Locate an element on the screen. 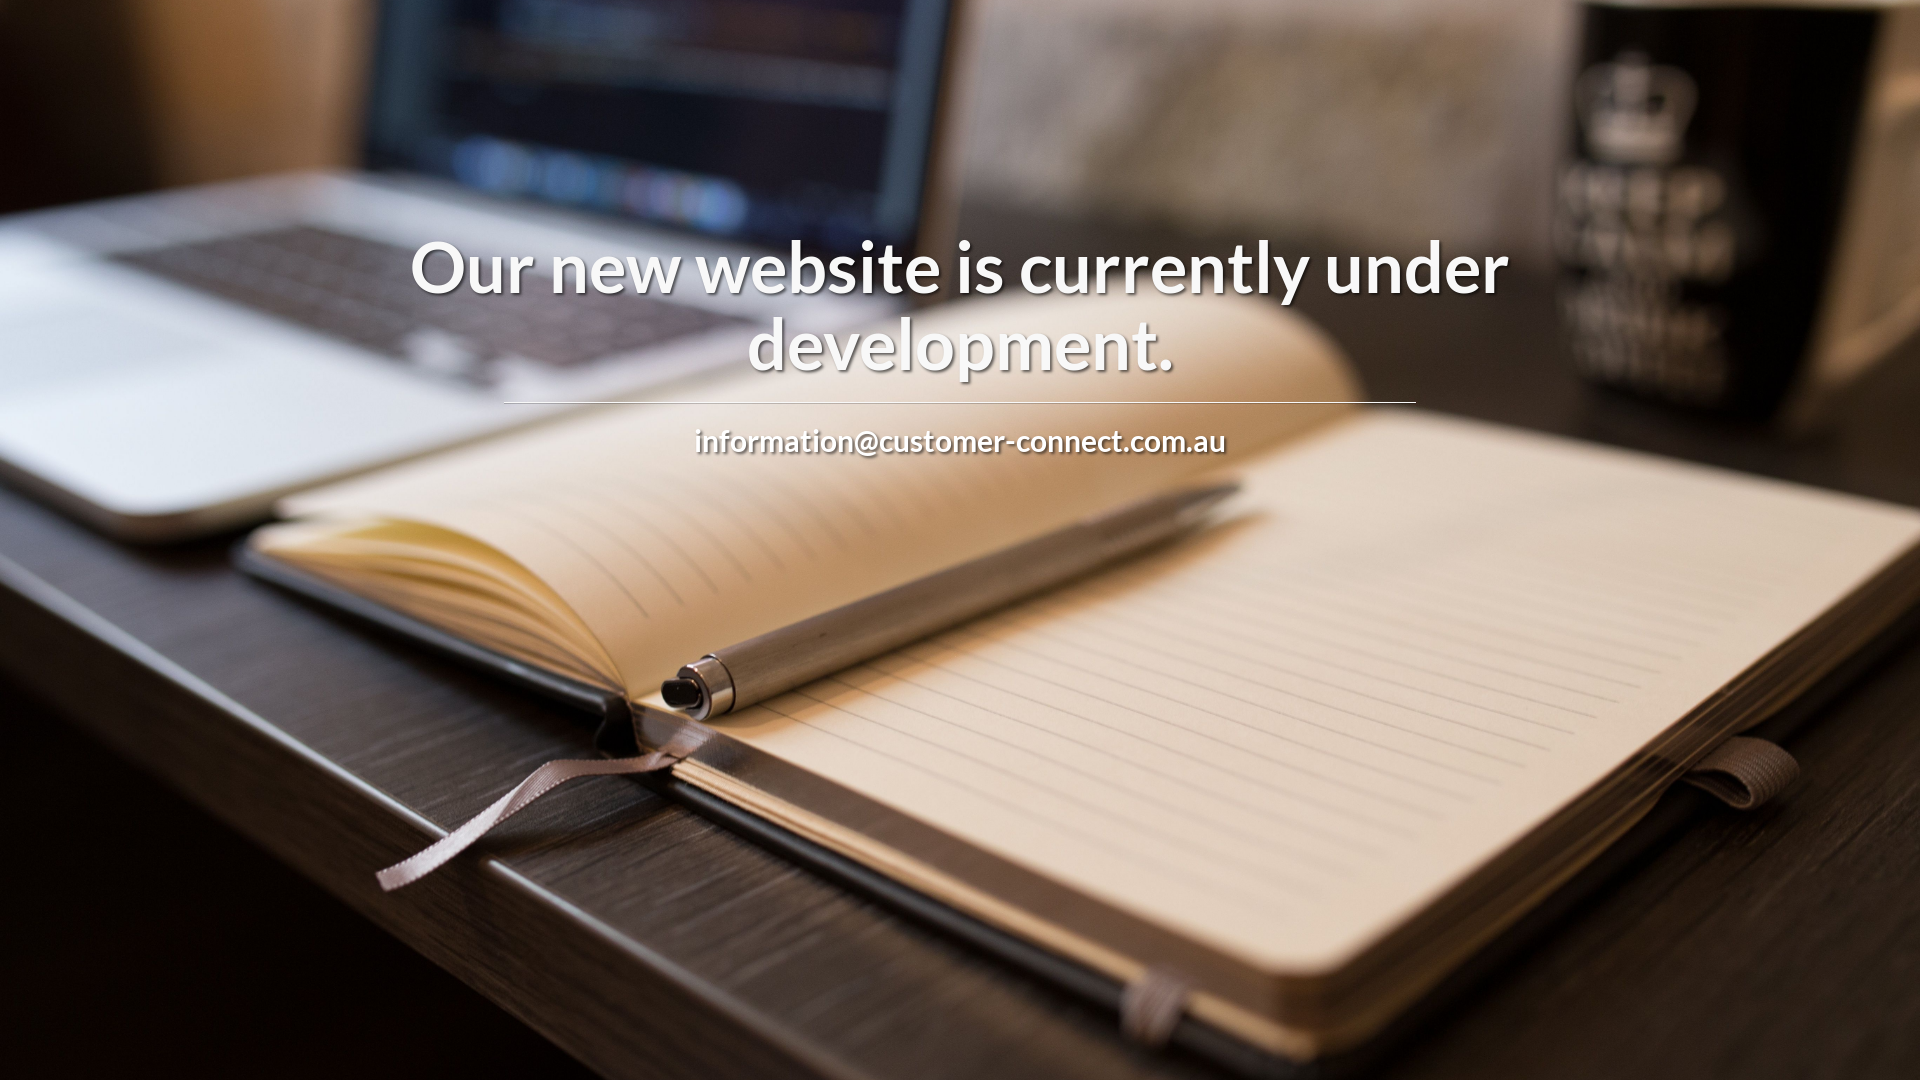 The height and width of the screenshot is (1080, 1920). 'information@customer-connect.com.au' is located at coordinates (960, 438).